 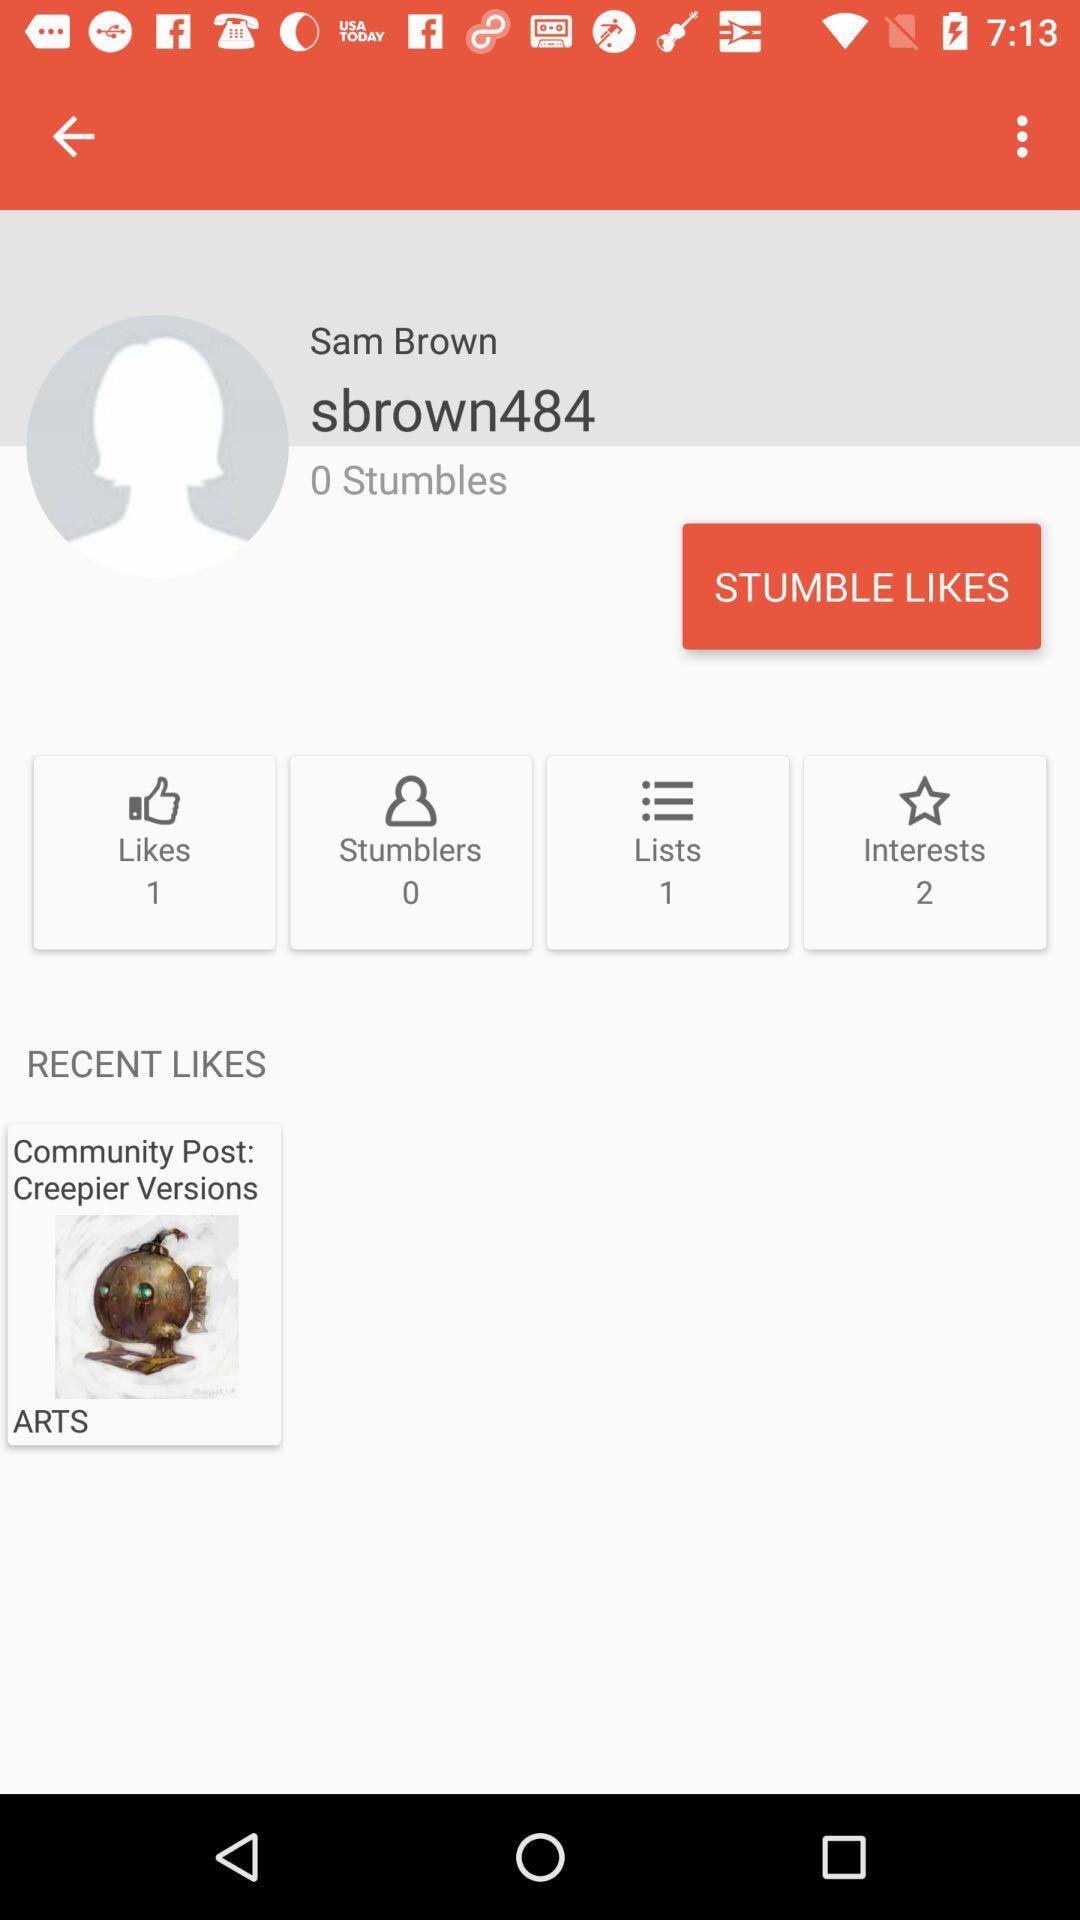 I want to click on the item next to 0 stumbles icon, so click(x=860, y=585).